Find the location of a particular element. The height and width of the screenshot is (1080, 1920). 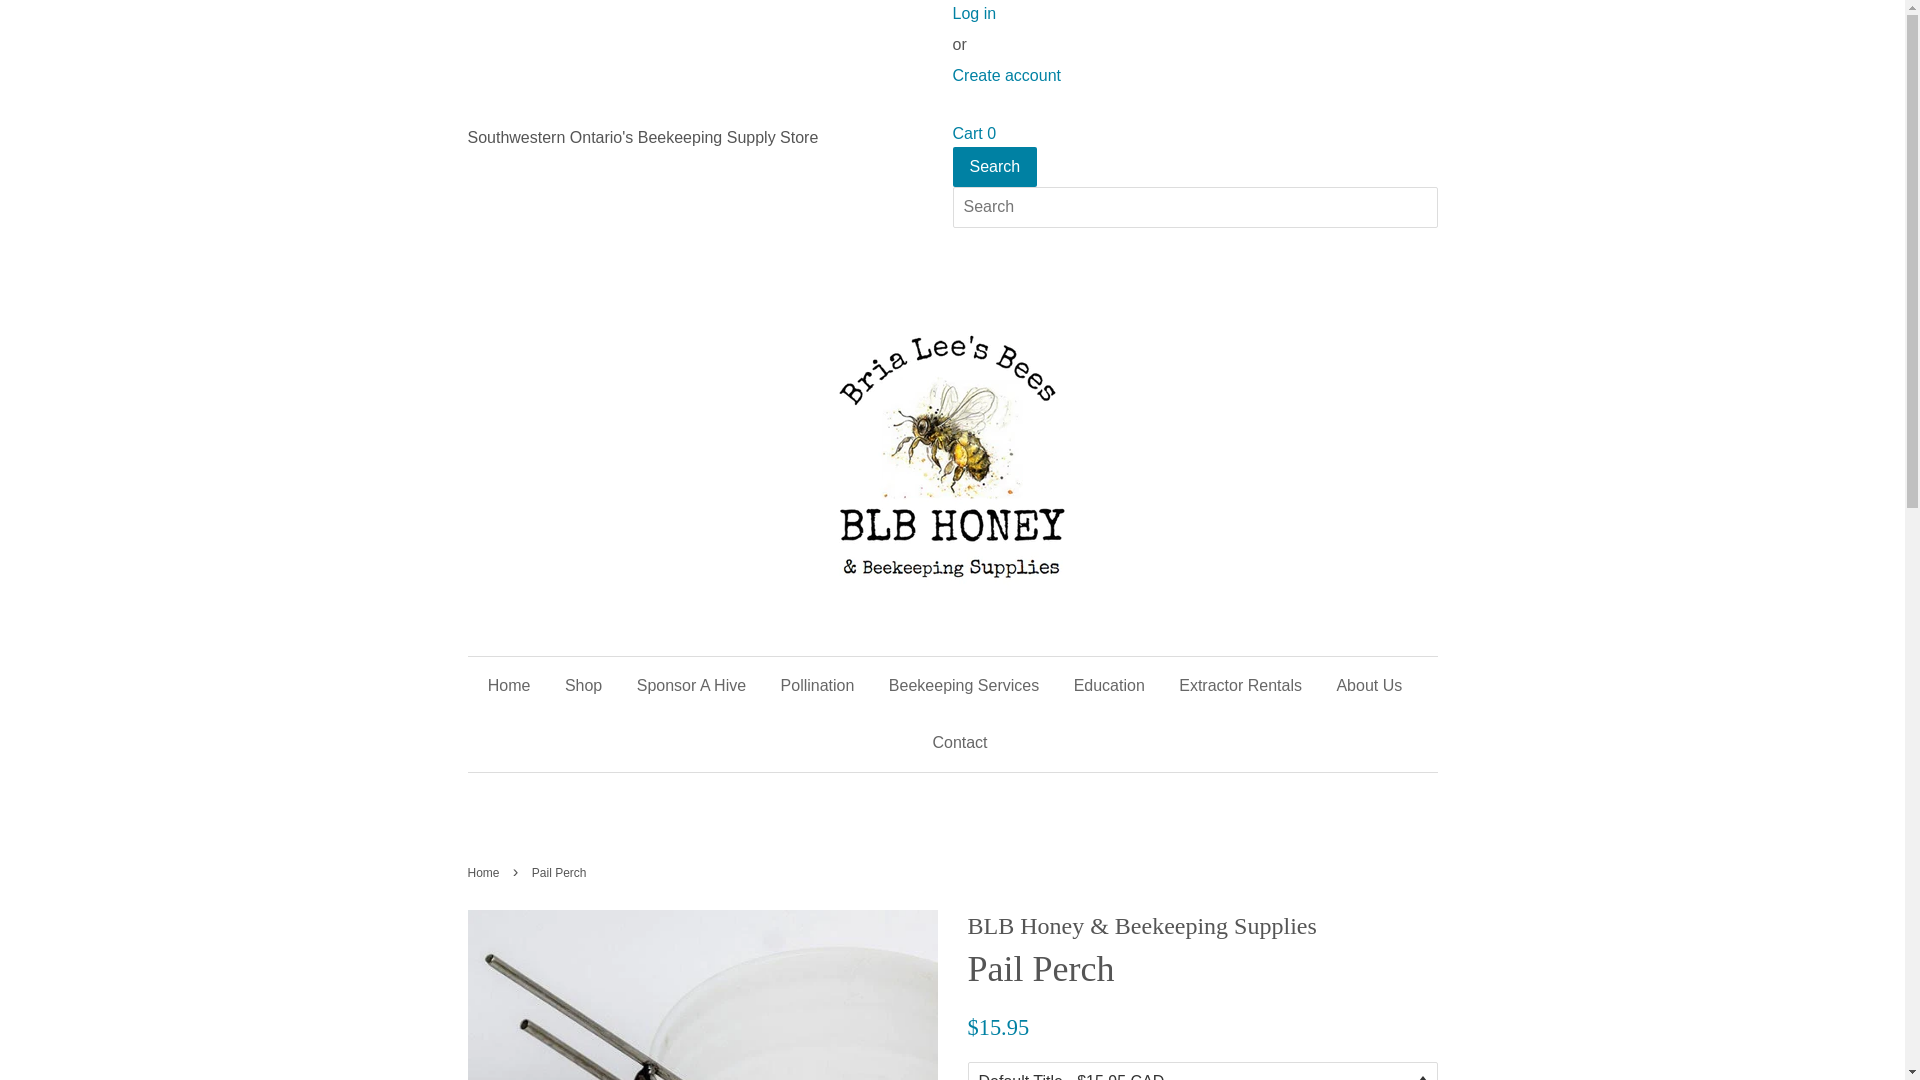

'Cart 0' is located at coordinates (974, 133).